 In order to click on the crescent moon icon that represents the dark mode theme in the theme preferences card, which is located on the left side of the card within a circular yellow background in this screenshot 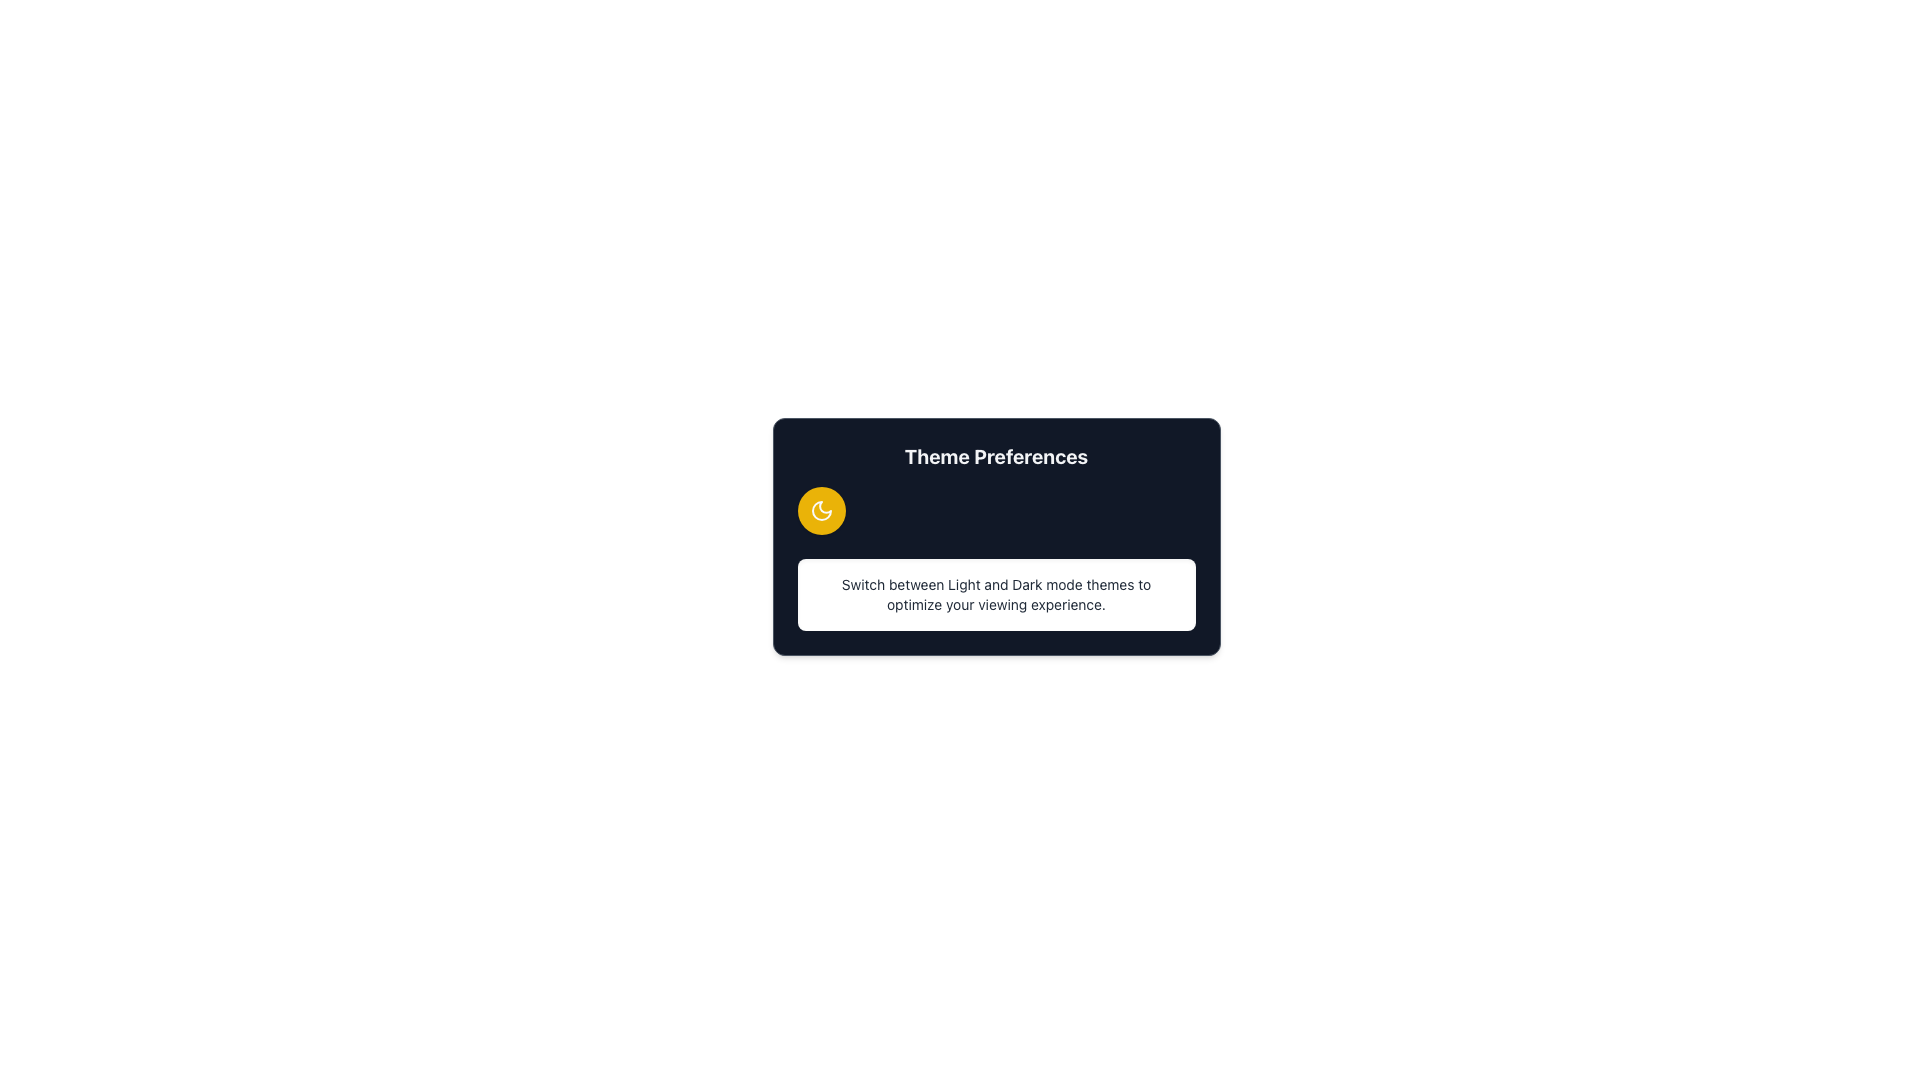, I will do `click(821, 509)`.